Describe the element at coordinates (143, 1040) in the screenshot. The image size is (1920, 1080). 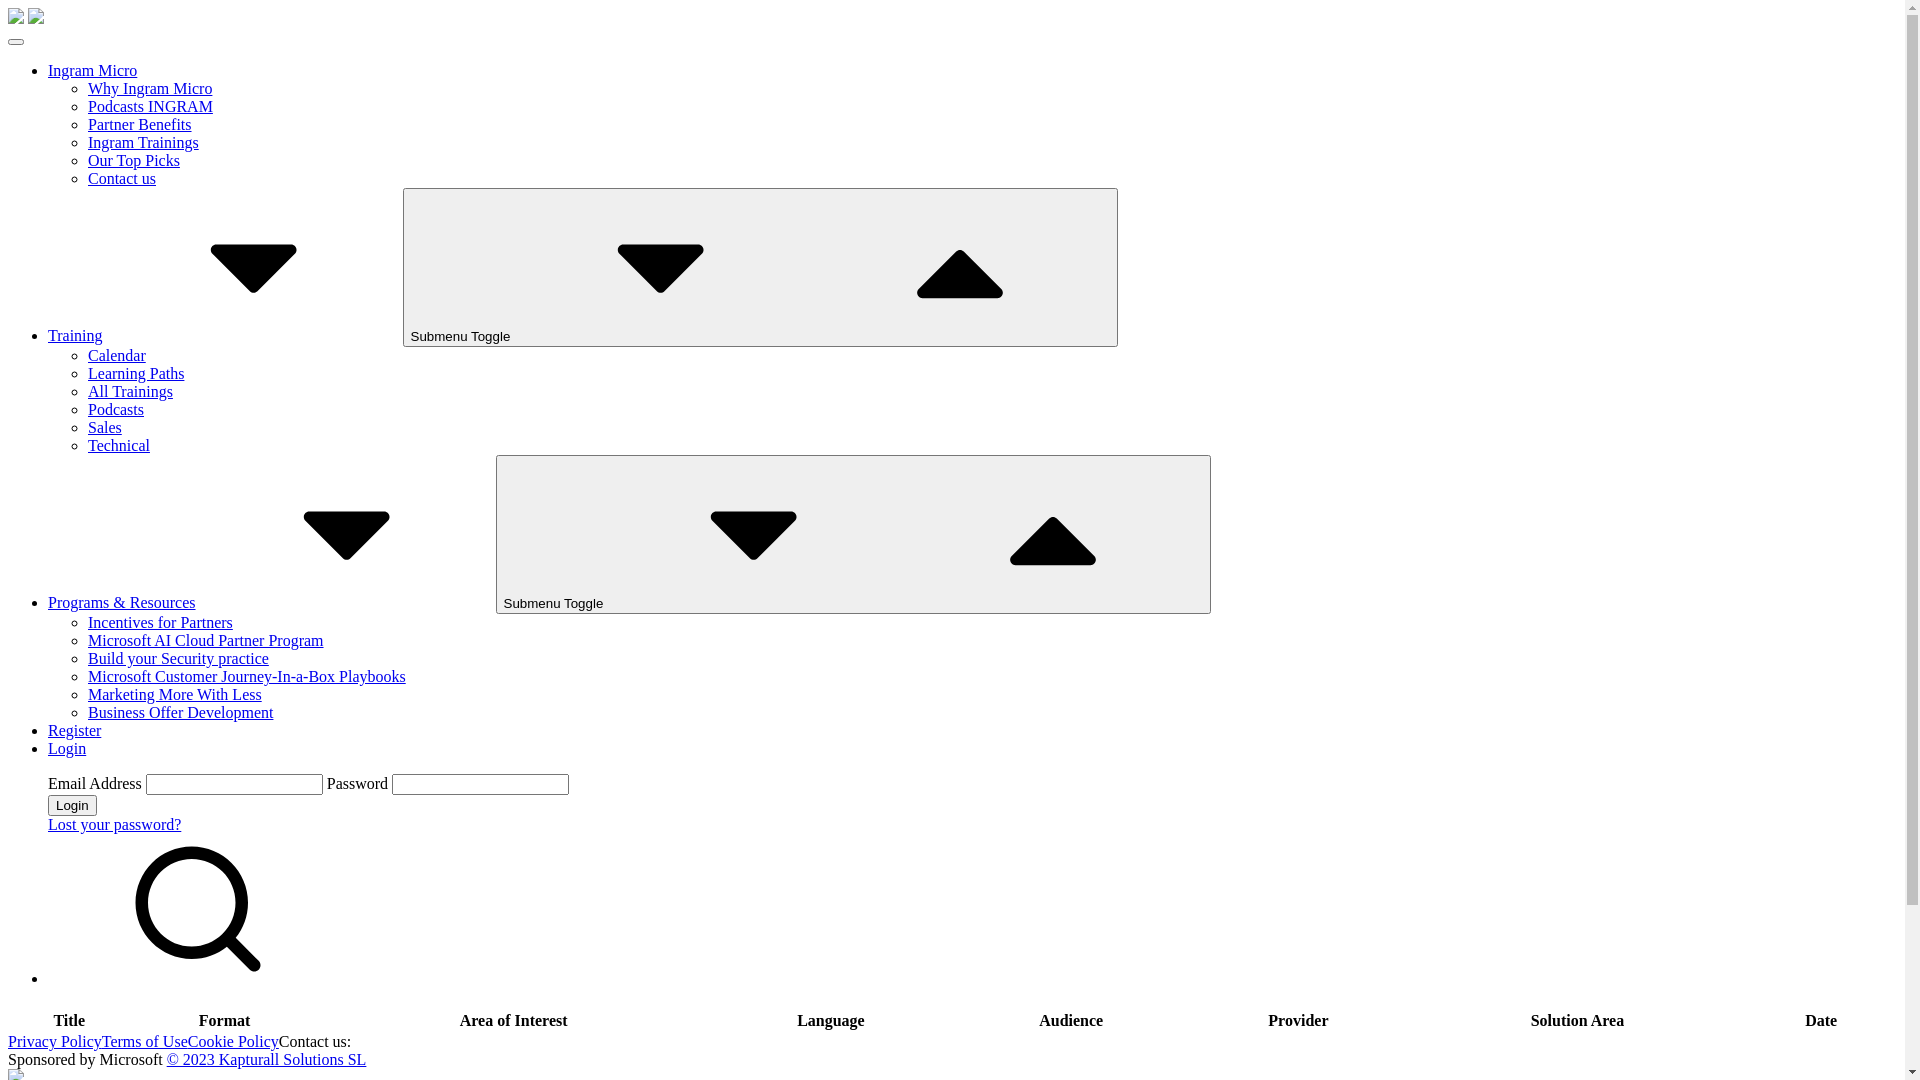
I see `'Terms of Use'` at that location.